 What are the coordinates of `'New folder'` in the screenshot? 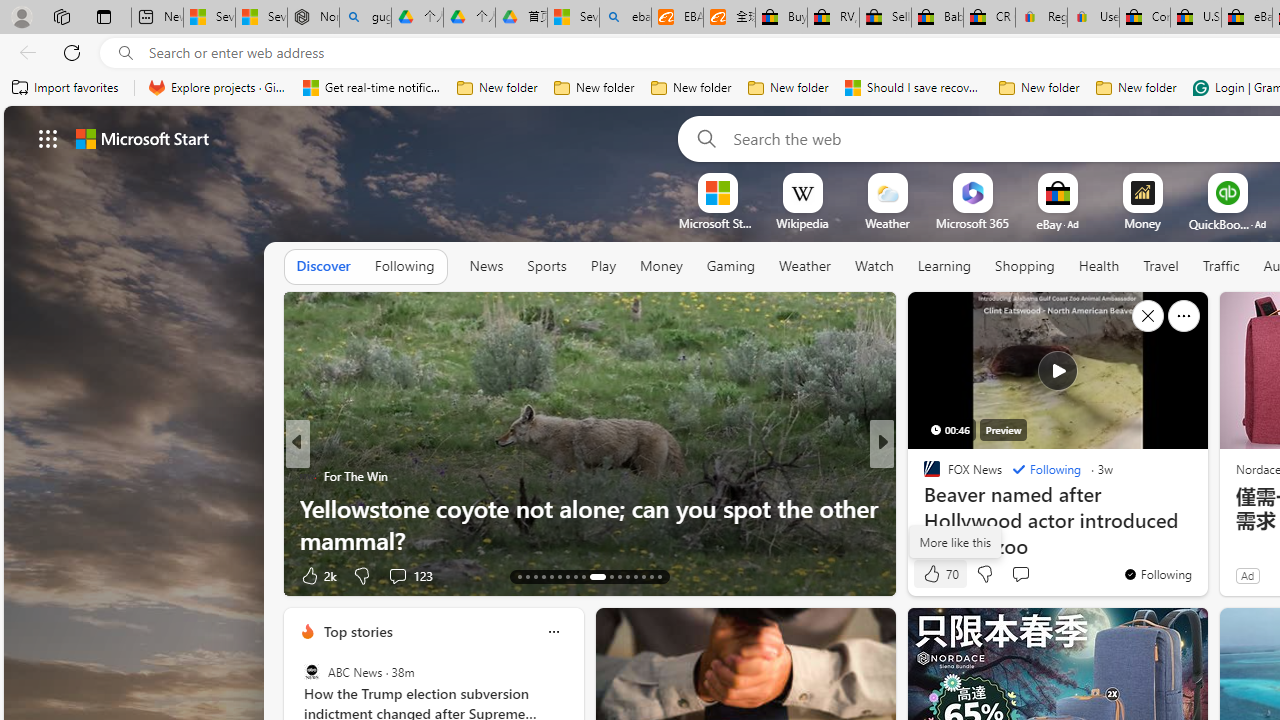 It's located at (1136, 87).